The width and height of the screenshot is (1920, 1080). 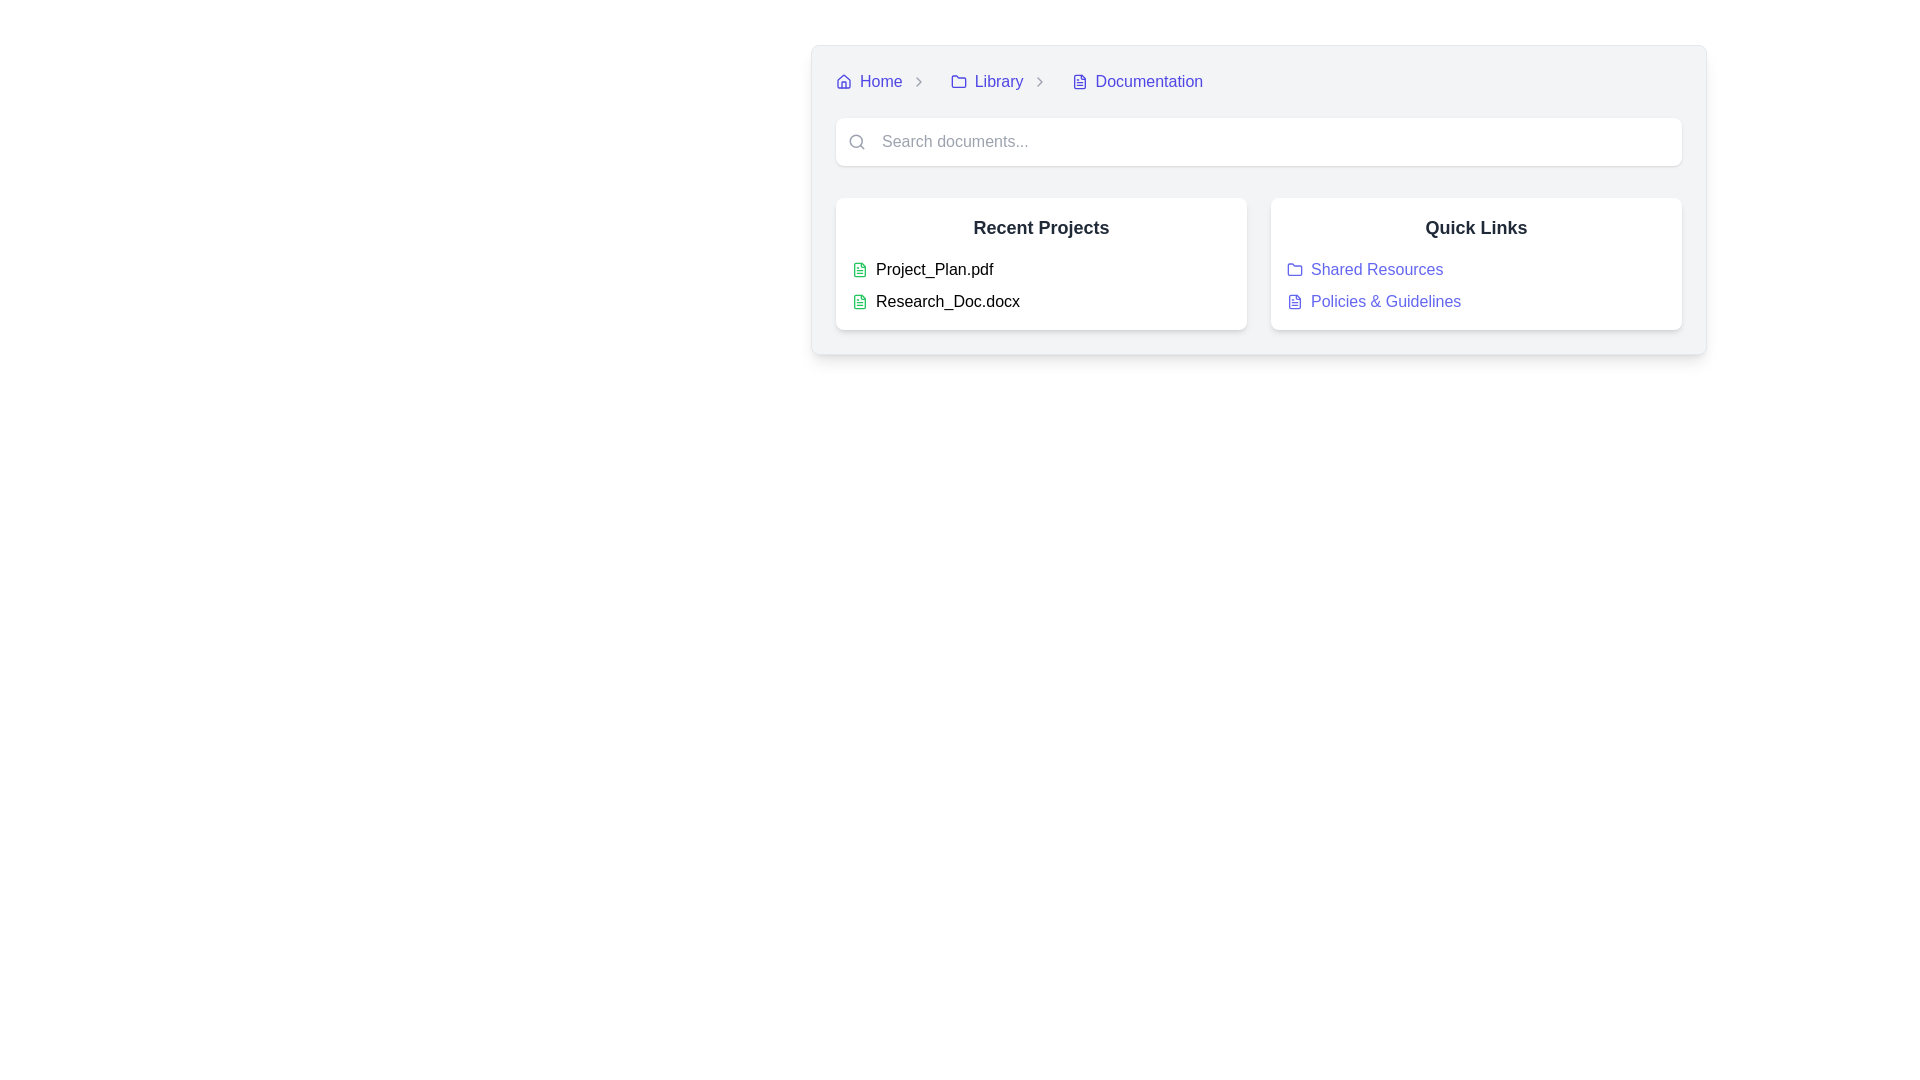 I want to click on the folder icon representing 'Shared Resources' located in the 'Quick Links' section on the right side of the central panel, so click(x=1295, y=270).